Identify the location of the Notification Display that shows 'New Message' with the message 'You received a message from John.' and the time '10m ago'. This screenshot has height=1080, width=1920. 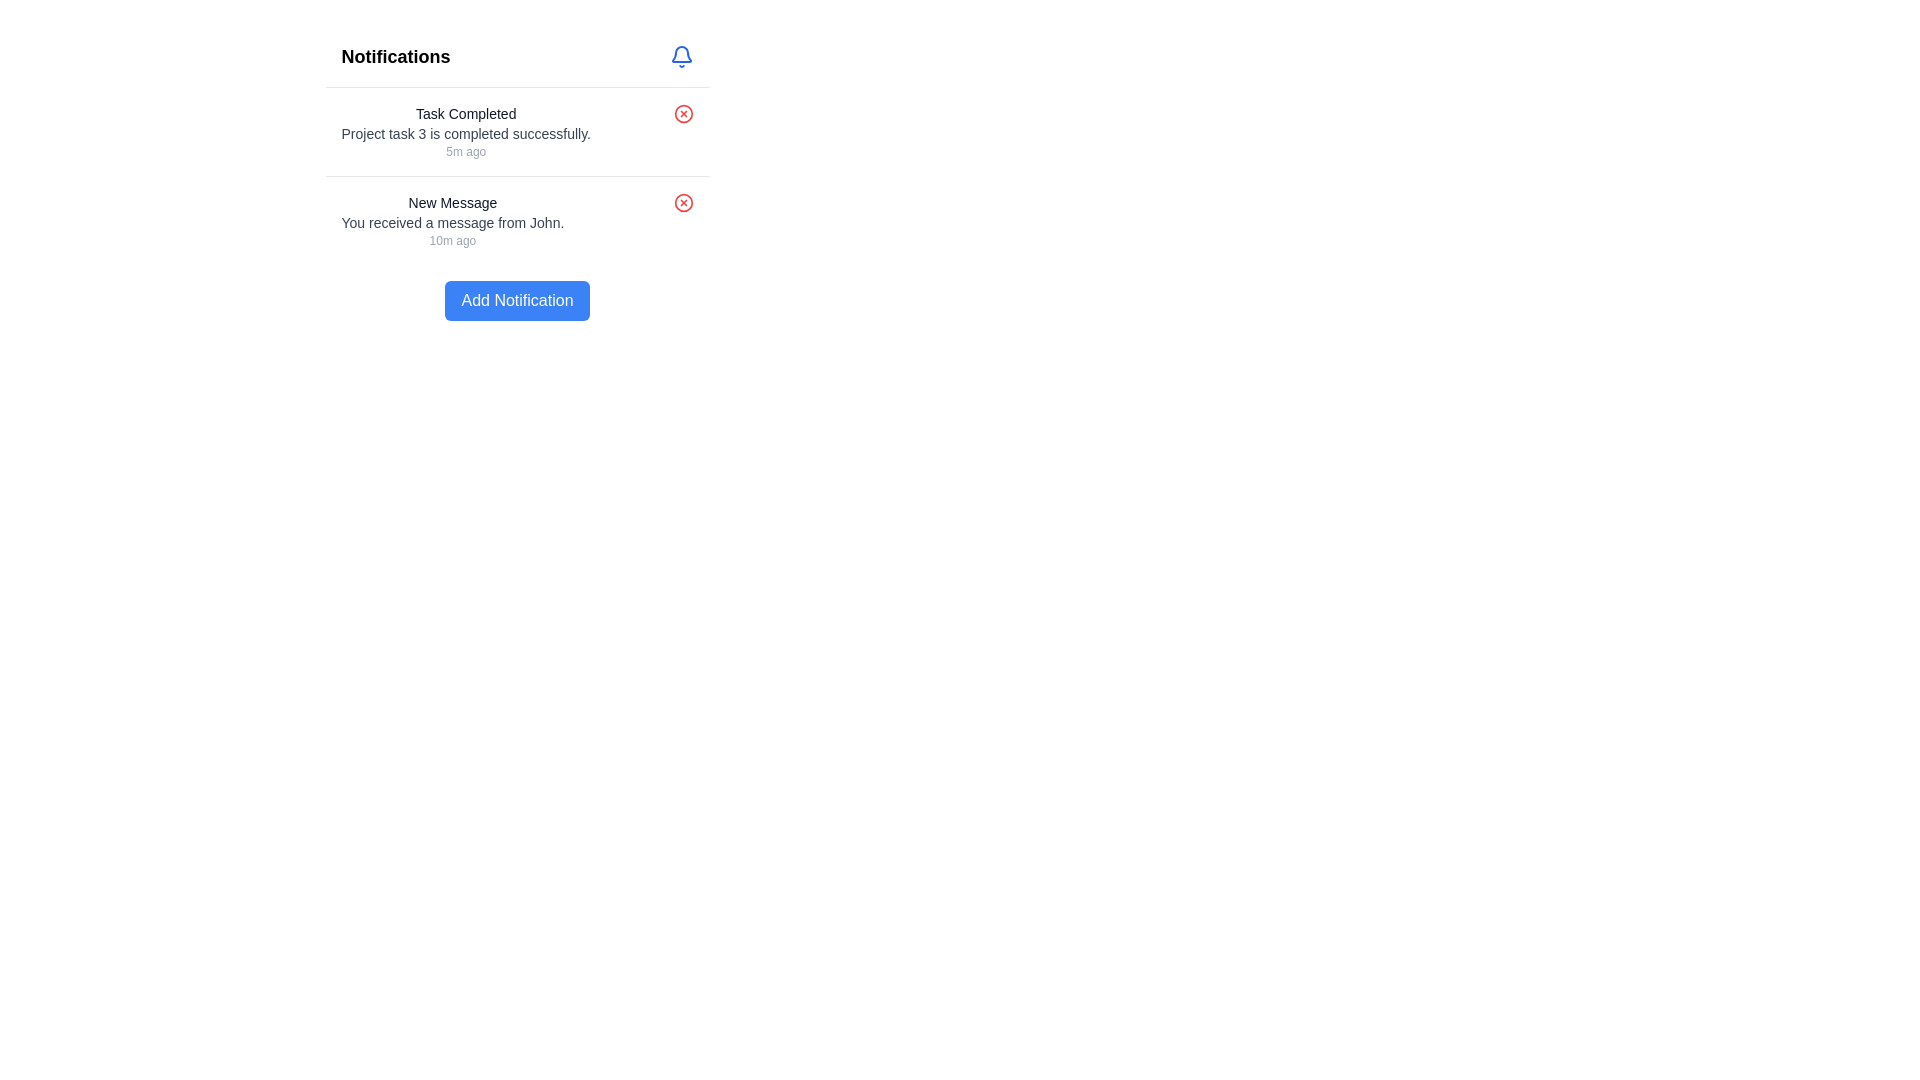
(451, 220).